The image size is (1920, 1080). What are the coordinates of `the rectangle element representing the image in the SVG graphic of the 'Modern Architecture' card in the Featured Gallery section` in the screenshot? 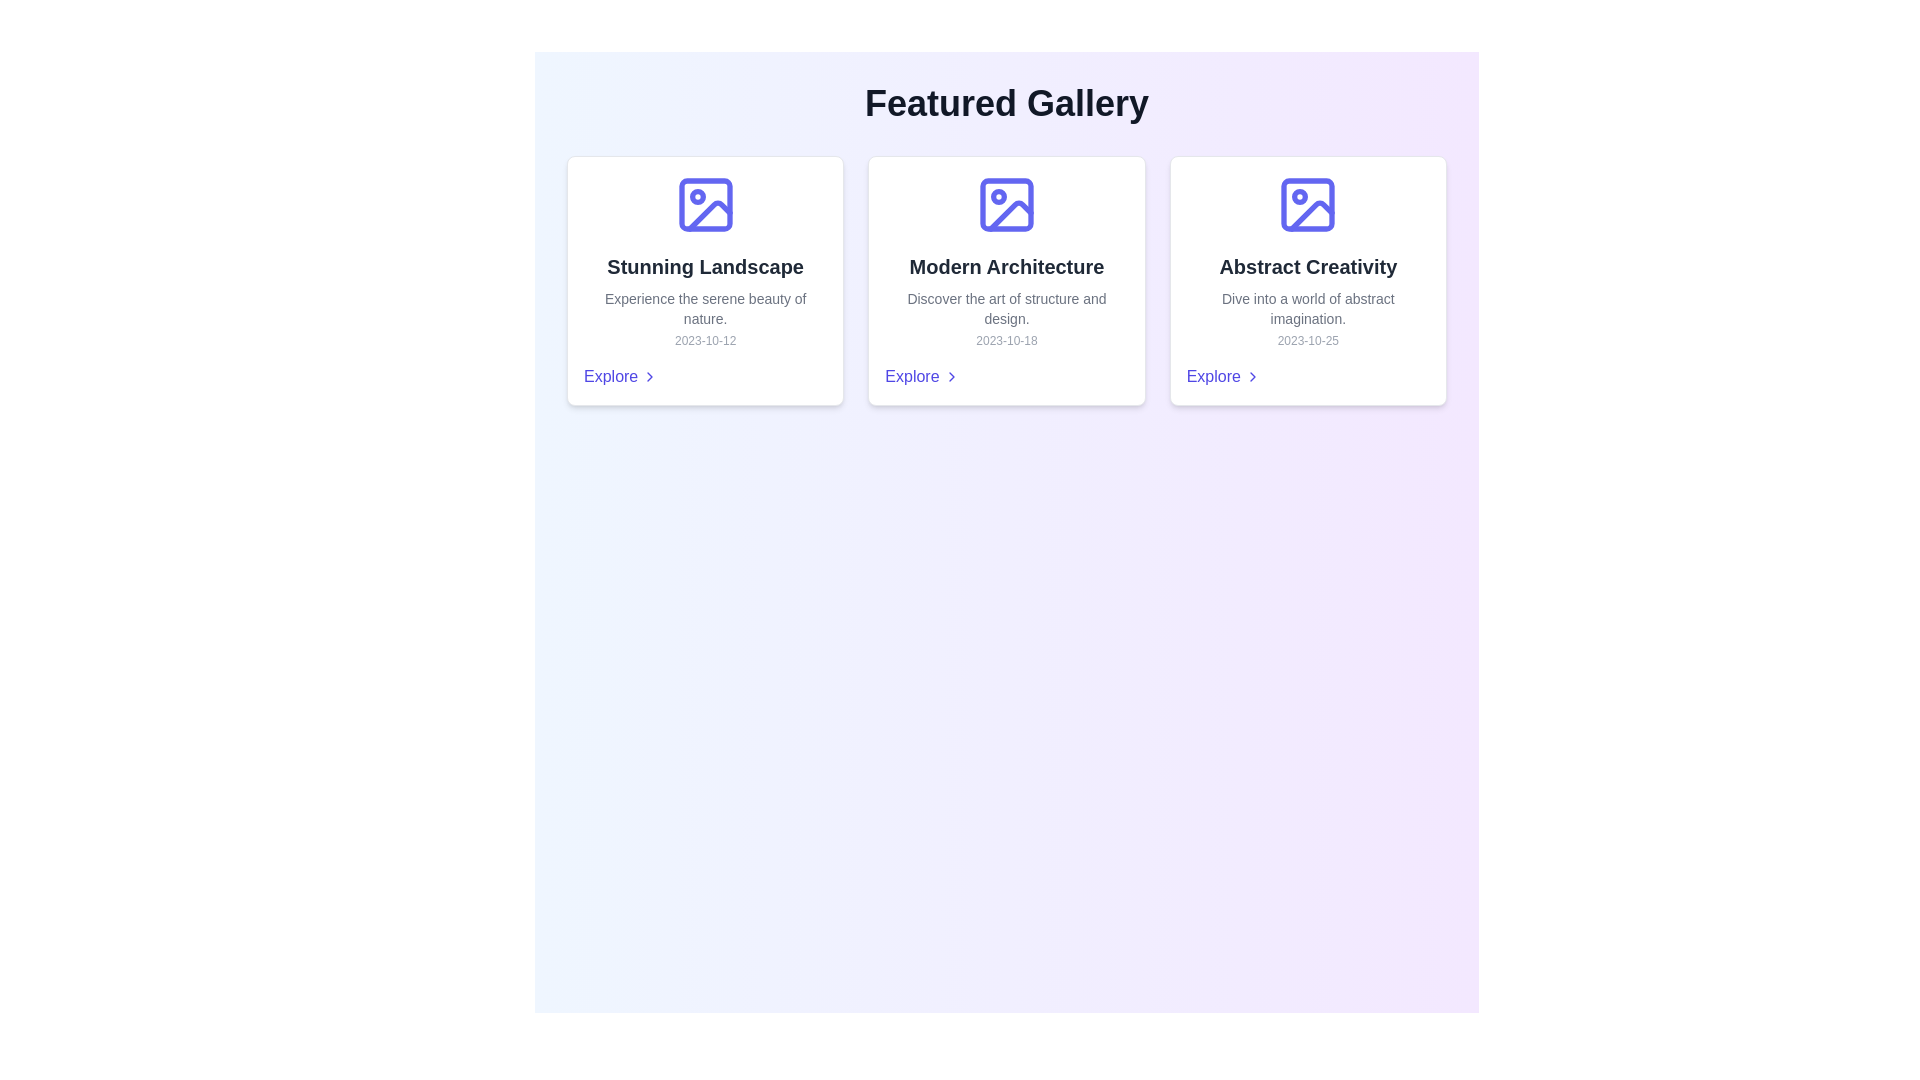 It's located at (1007, 204).